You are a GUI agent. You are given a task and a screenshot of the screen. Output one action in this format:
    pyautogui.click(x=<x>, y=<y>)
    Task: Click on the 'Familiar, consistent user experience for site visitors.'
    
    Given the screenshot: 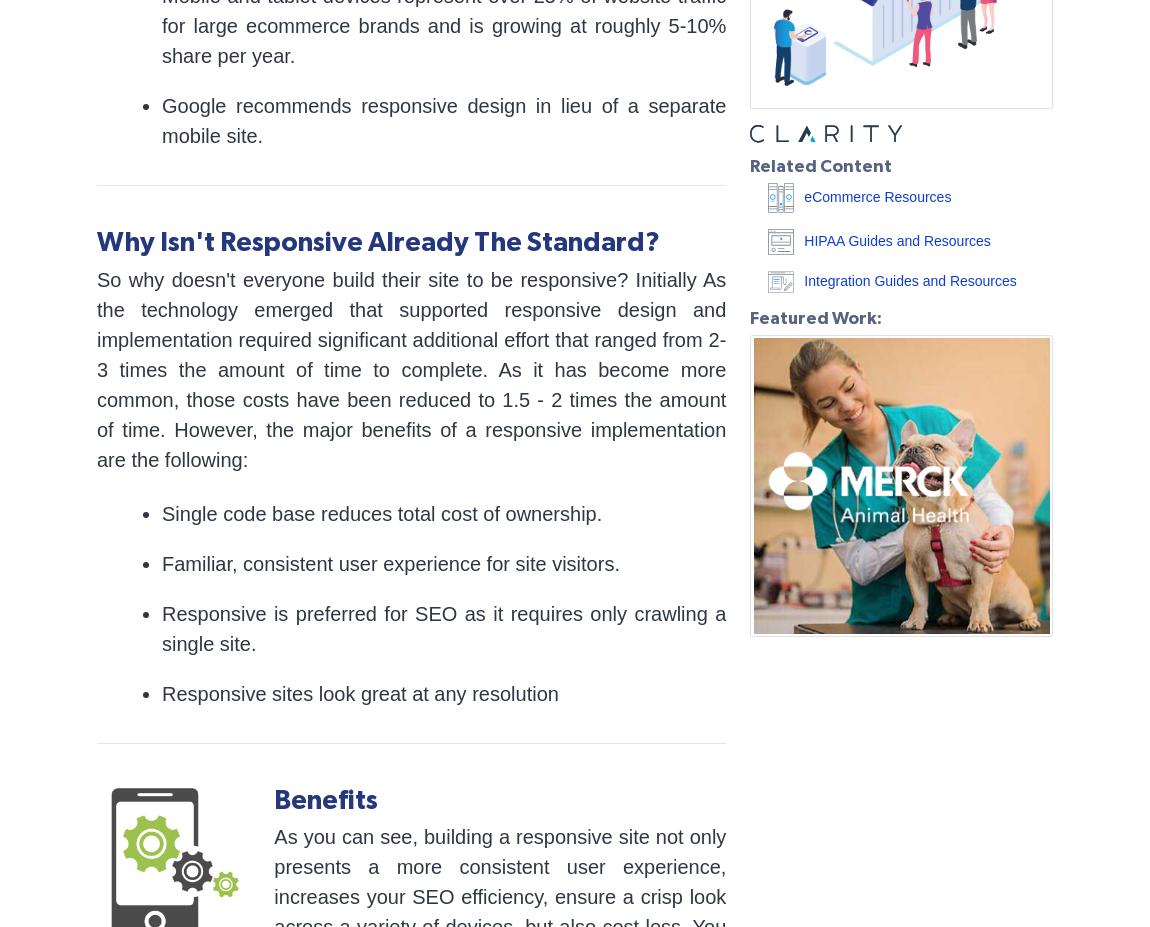 What is the action you would take?
    pyautogui.click(x=390, y=562)
    